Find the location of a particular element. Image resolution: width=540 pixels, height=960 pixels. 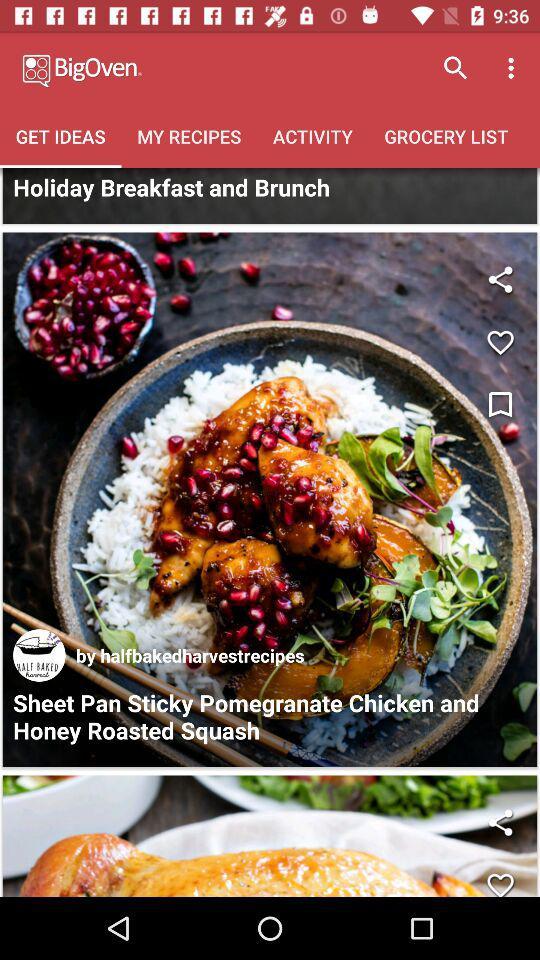

shows recipe category is located at coordinates (270, 196).